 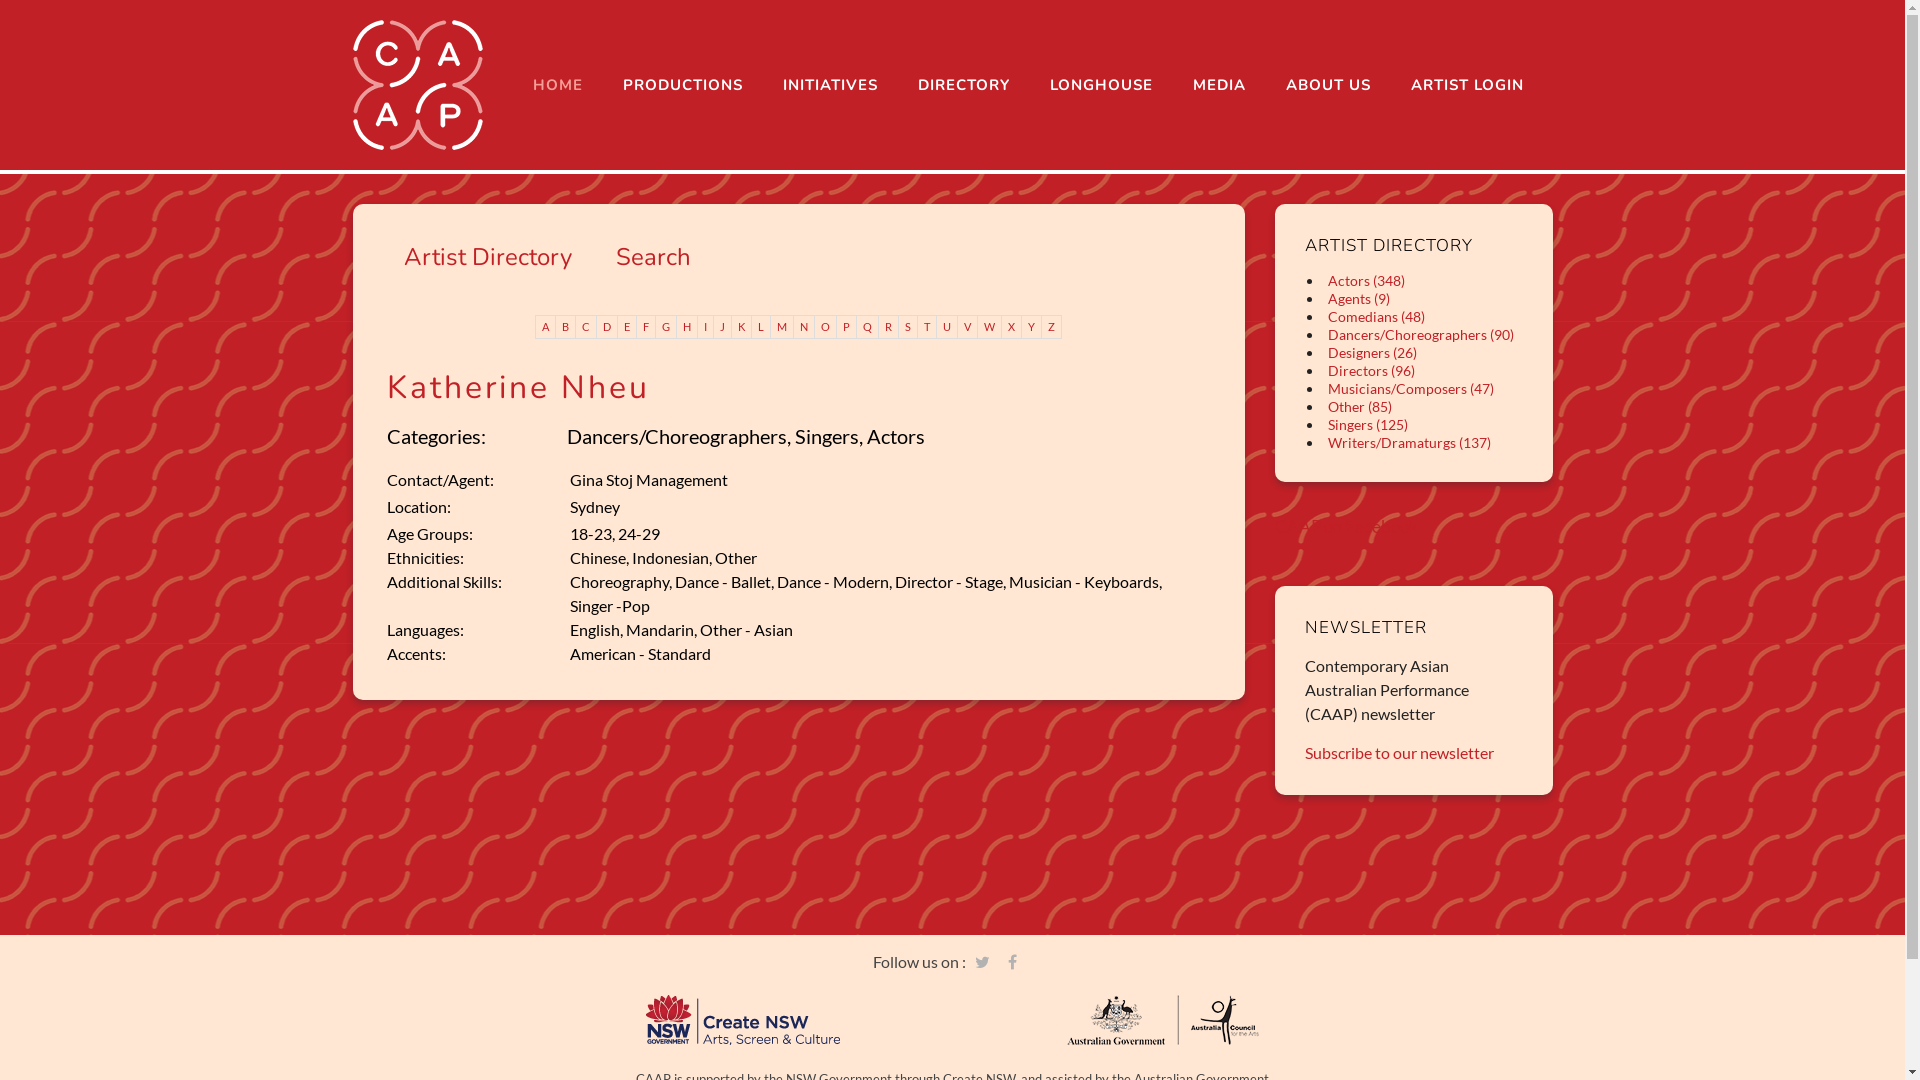 What do you see at coordinates (1040, 326) in the screenshot?
I see `'Z'` at bounding box center [1040, 326].